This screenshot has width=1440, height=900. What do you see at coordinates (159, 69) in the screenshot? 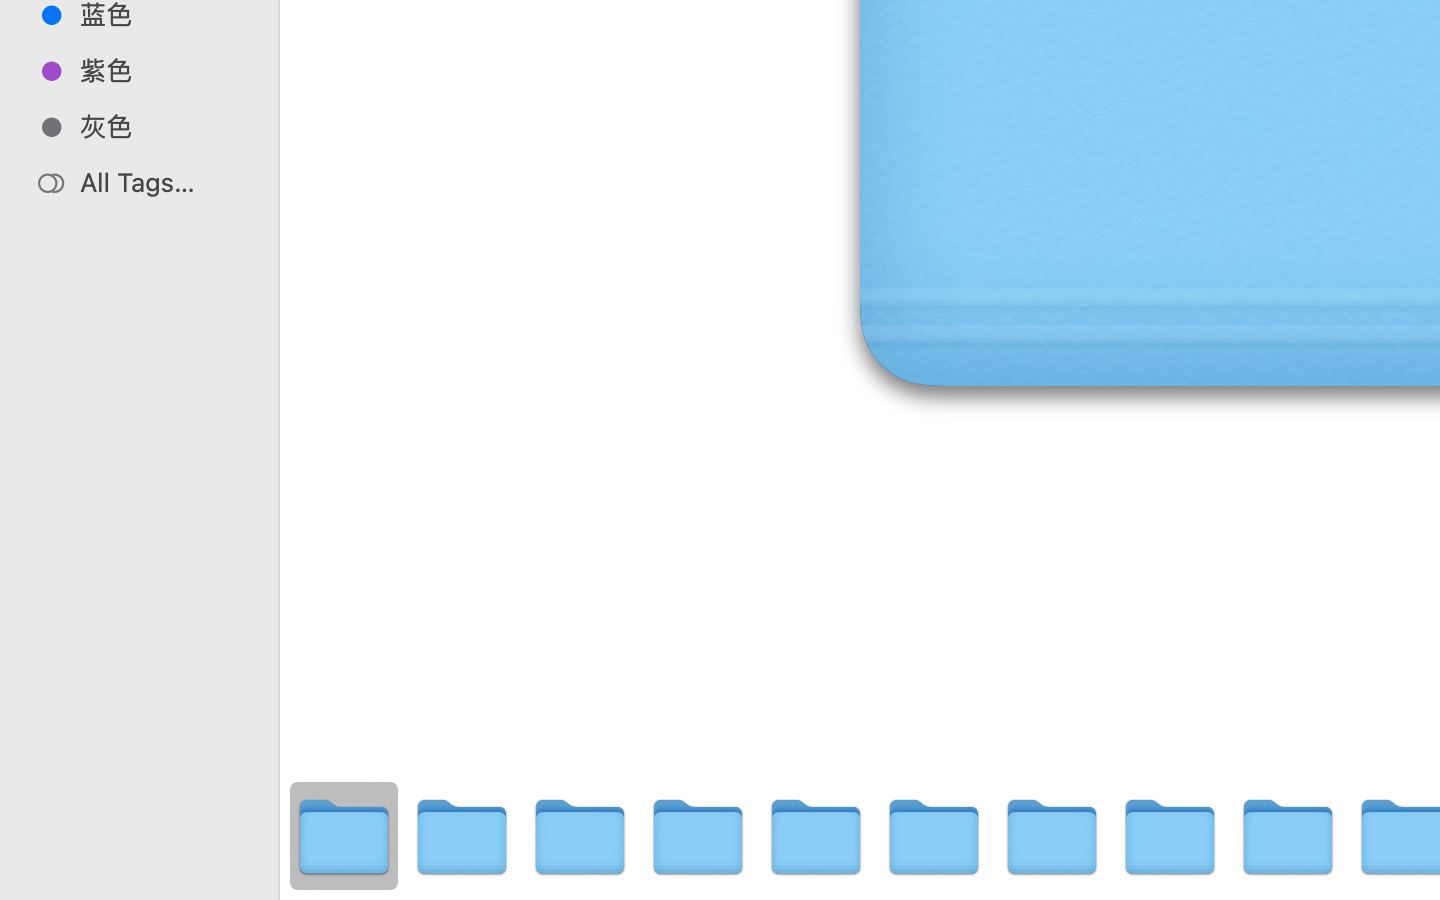
I see `'紫色'` at bounding box center [159, 69].